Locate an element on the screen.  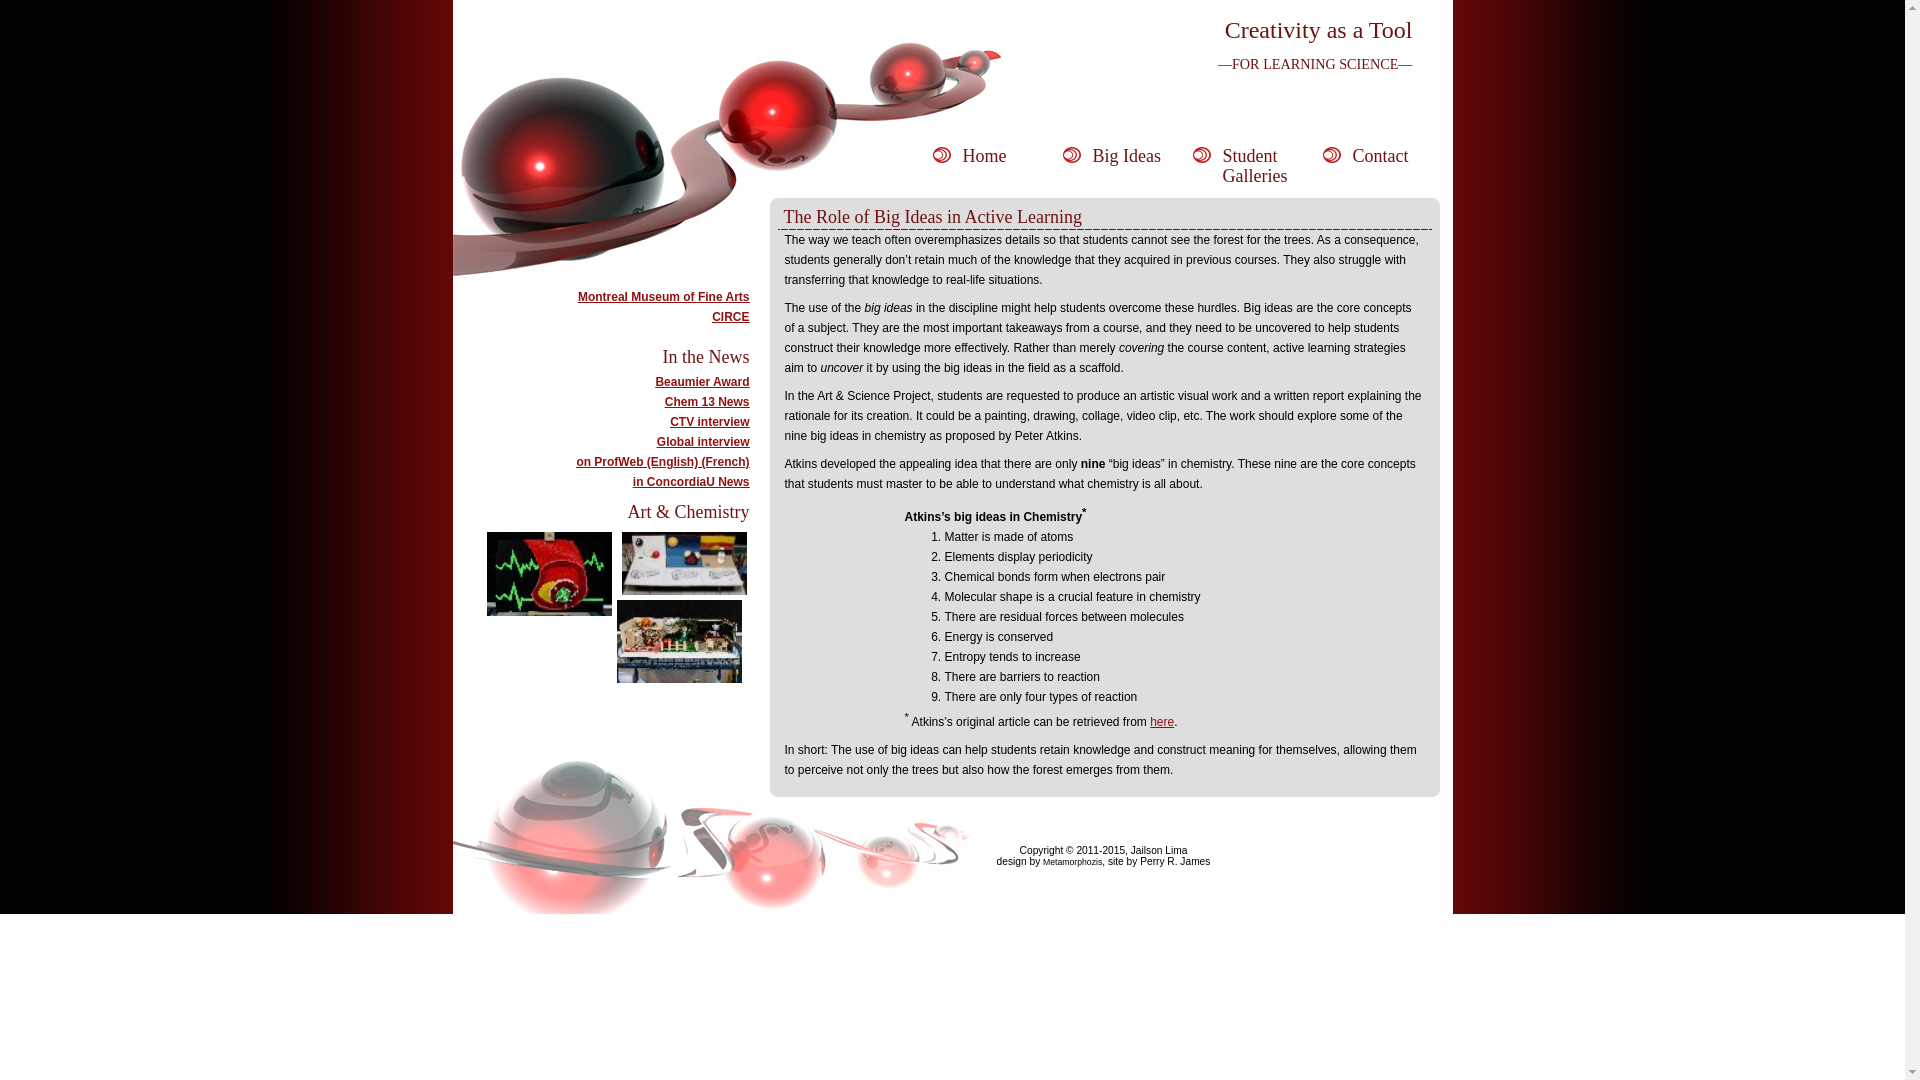
'Metamorphozis' is located at coordinates (1041, 860).